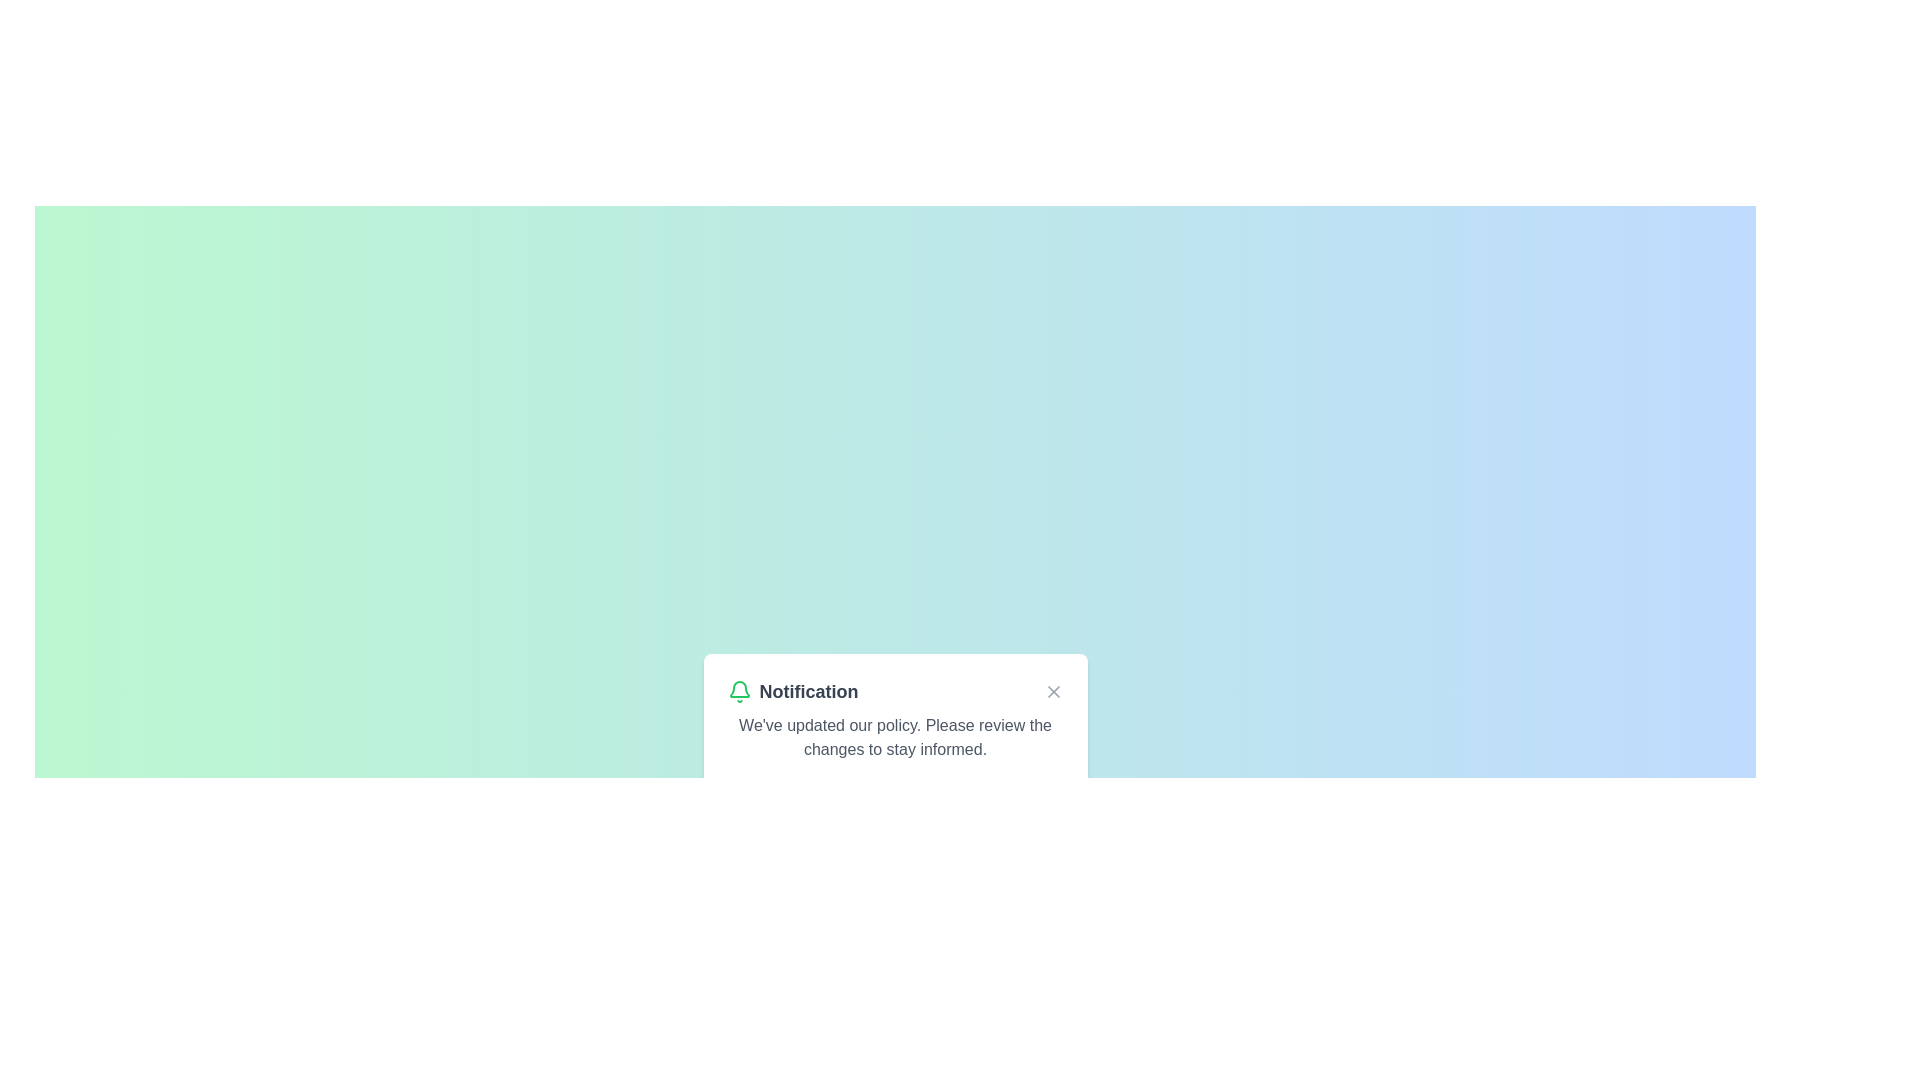 The height and width of the screenshot is (1080, 1920). I want to click on informational message displayed in the gray text paragraph stating 'We've updated our policy. Please review the changes to stay informed.' located within the notification card under the heading 'Notification', so click(894, 737).